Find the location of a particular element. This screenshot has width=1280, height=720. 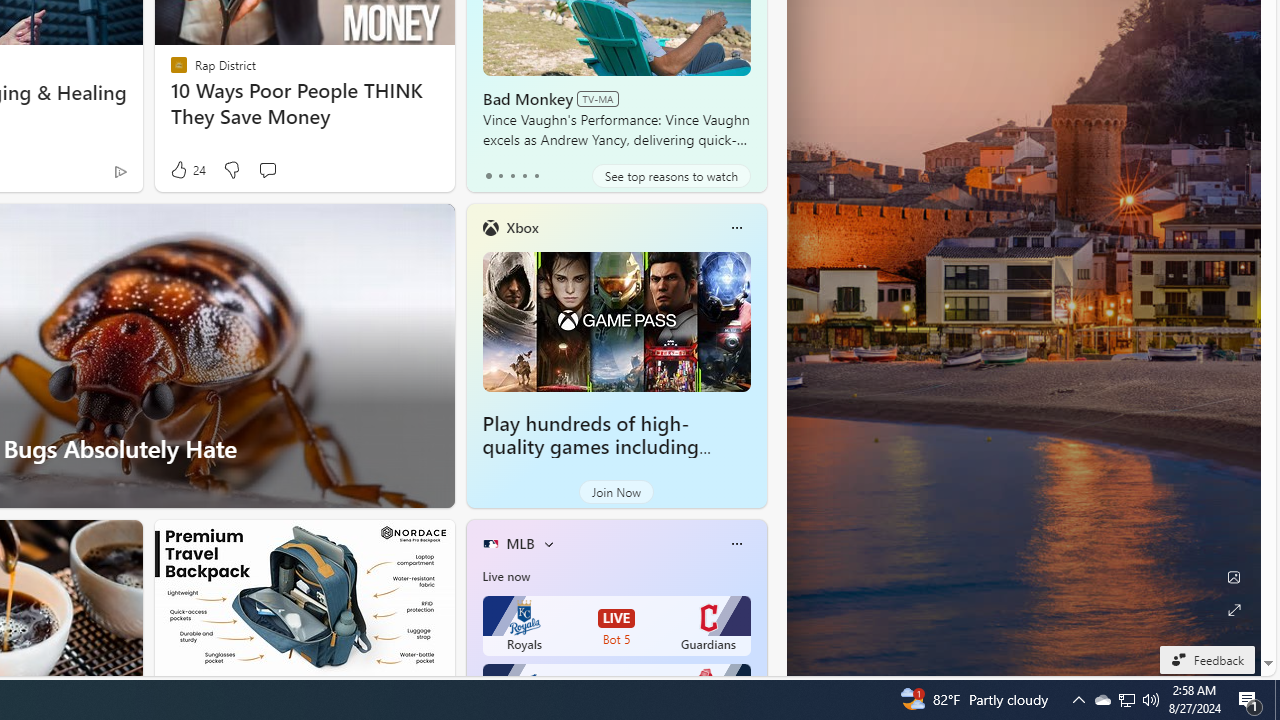

'Royals LIVE Bot 5 Guardians' is located at coordinates (615, 625).